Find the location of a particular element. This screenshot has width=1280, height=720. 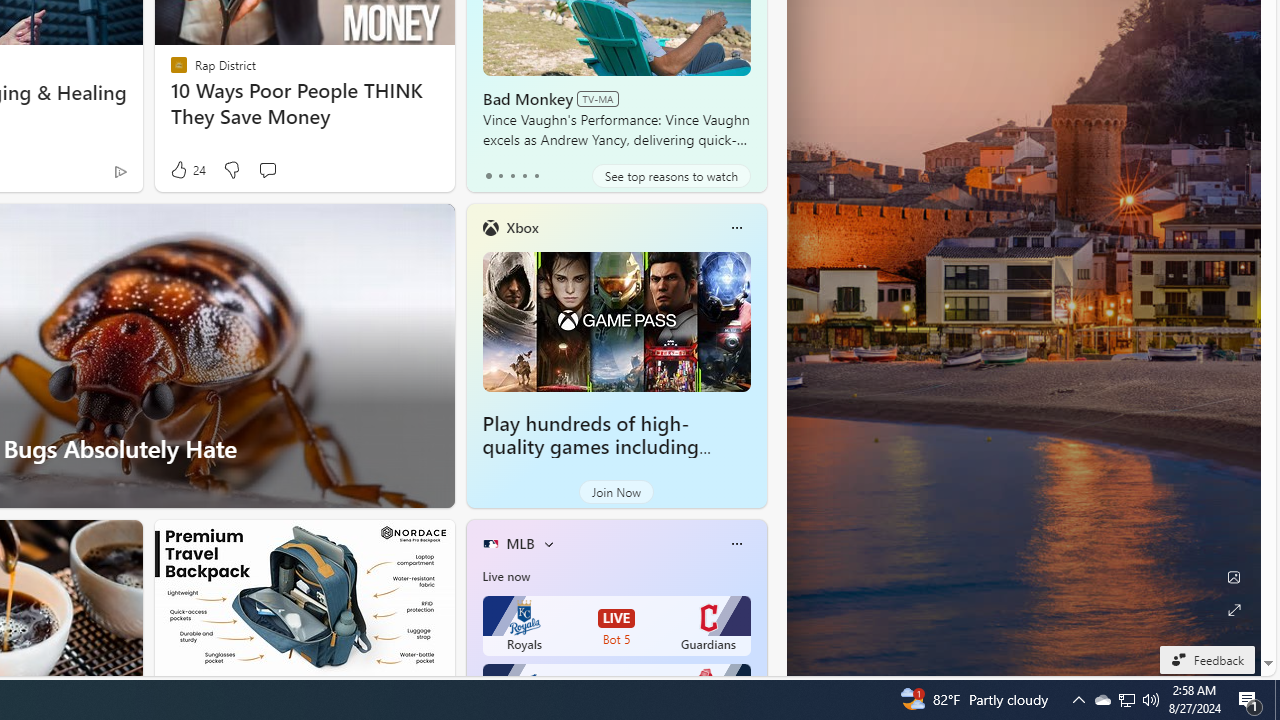

'Royals LIVE Bot 5 Guardians' is located at coordinates (615, 625).